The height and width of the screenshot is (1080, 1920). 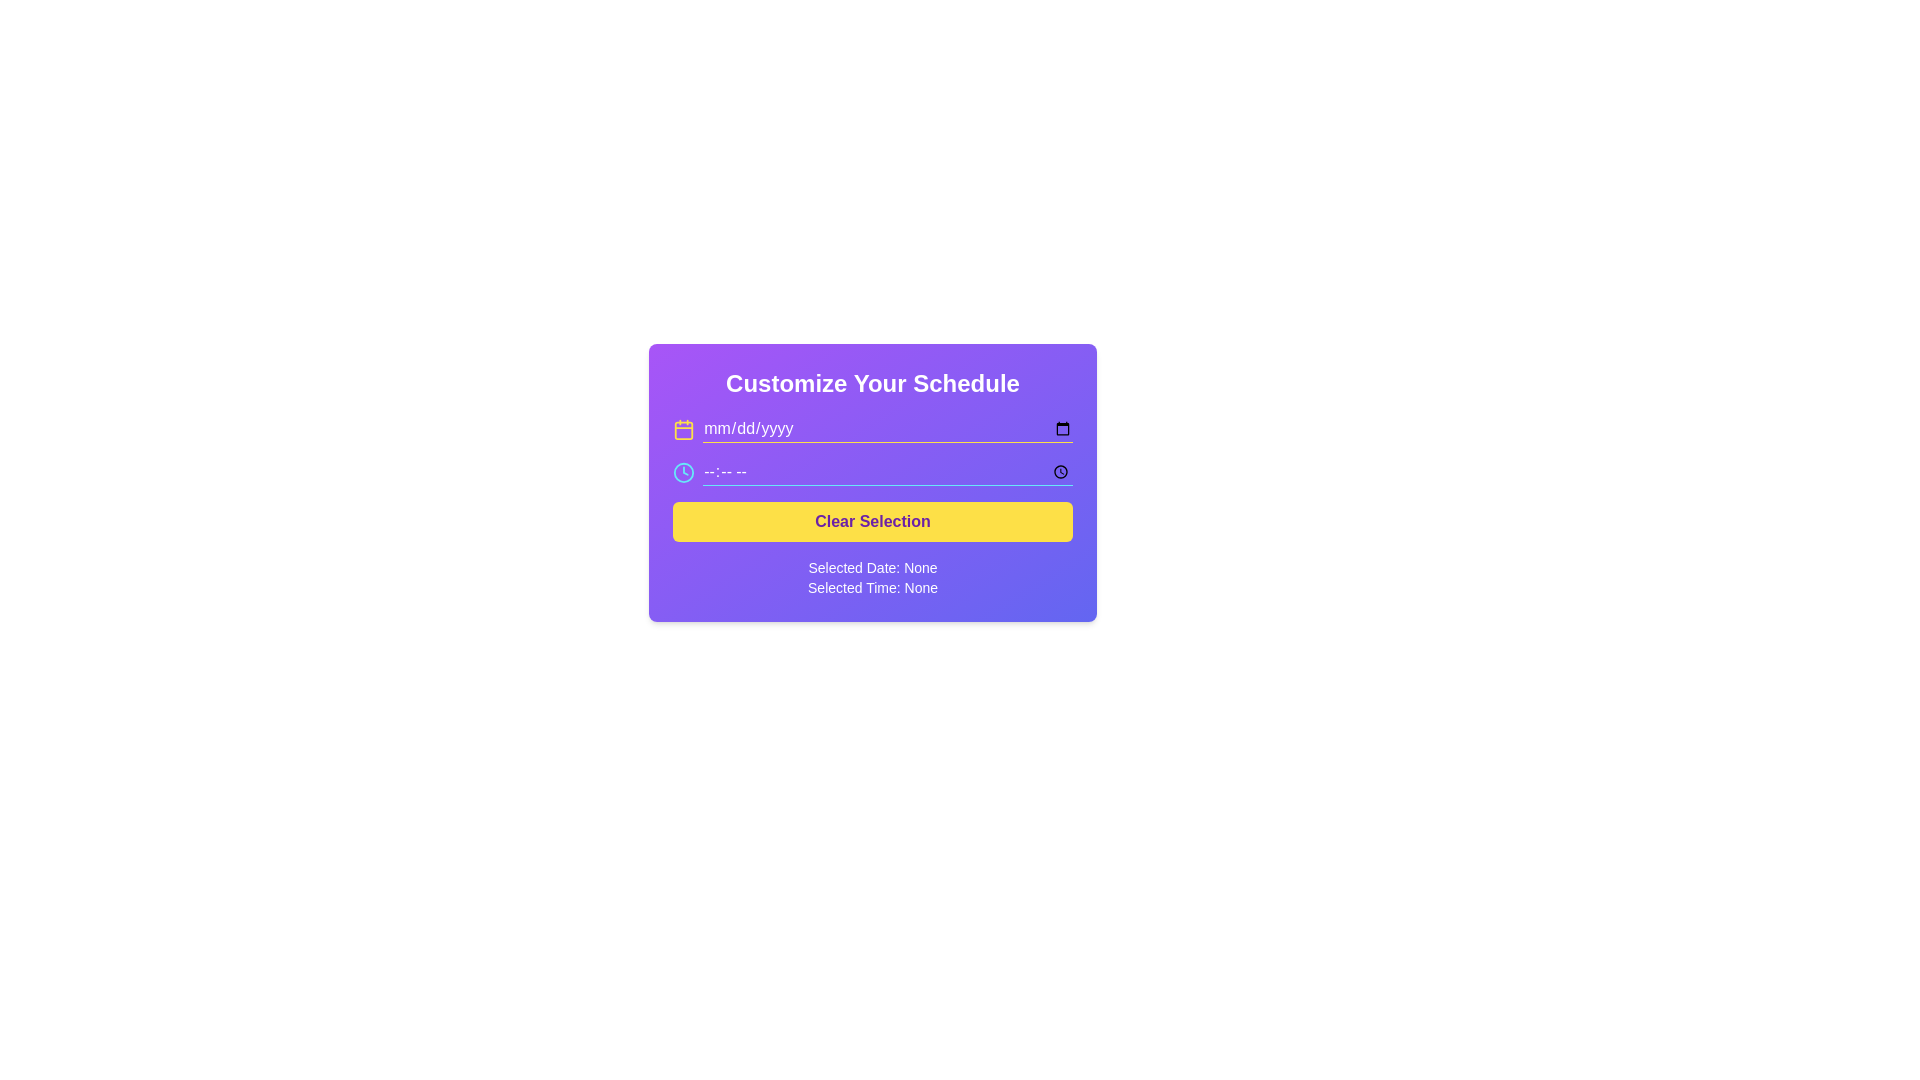 I want to click on the Text Display that shows current selections for date and time, defaulting to 'None' if no selections have been made, so click(x=873, y=578).